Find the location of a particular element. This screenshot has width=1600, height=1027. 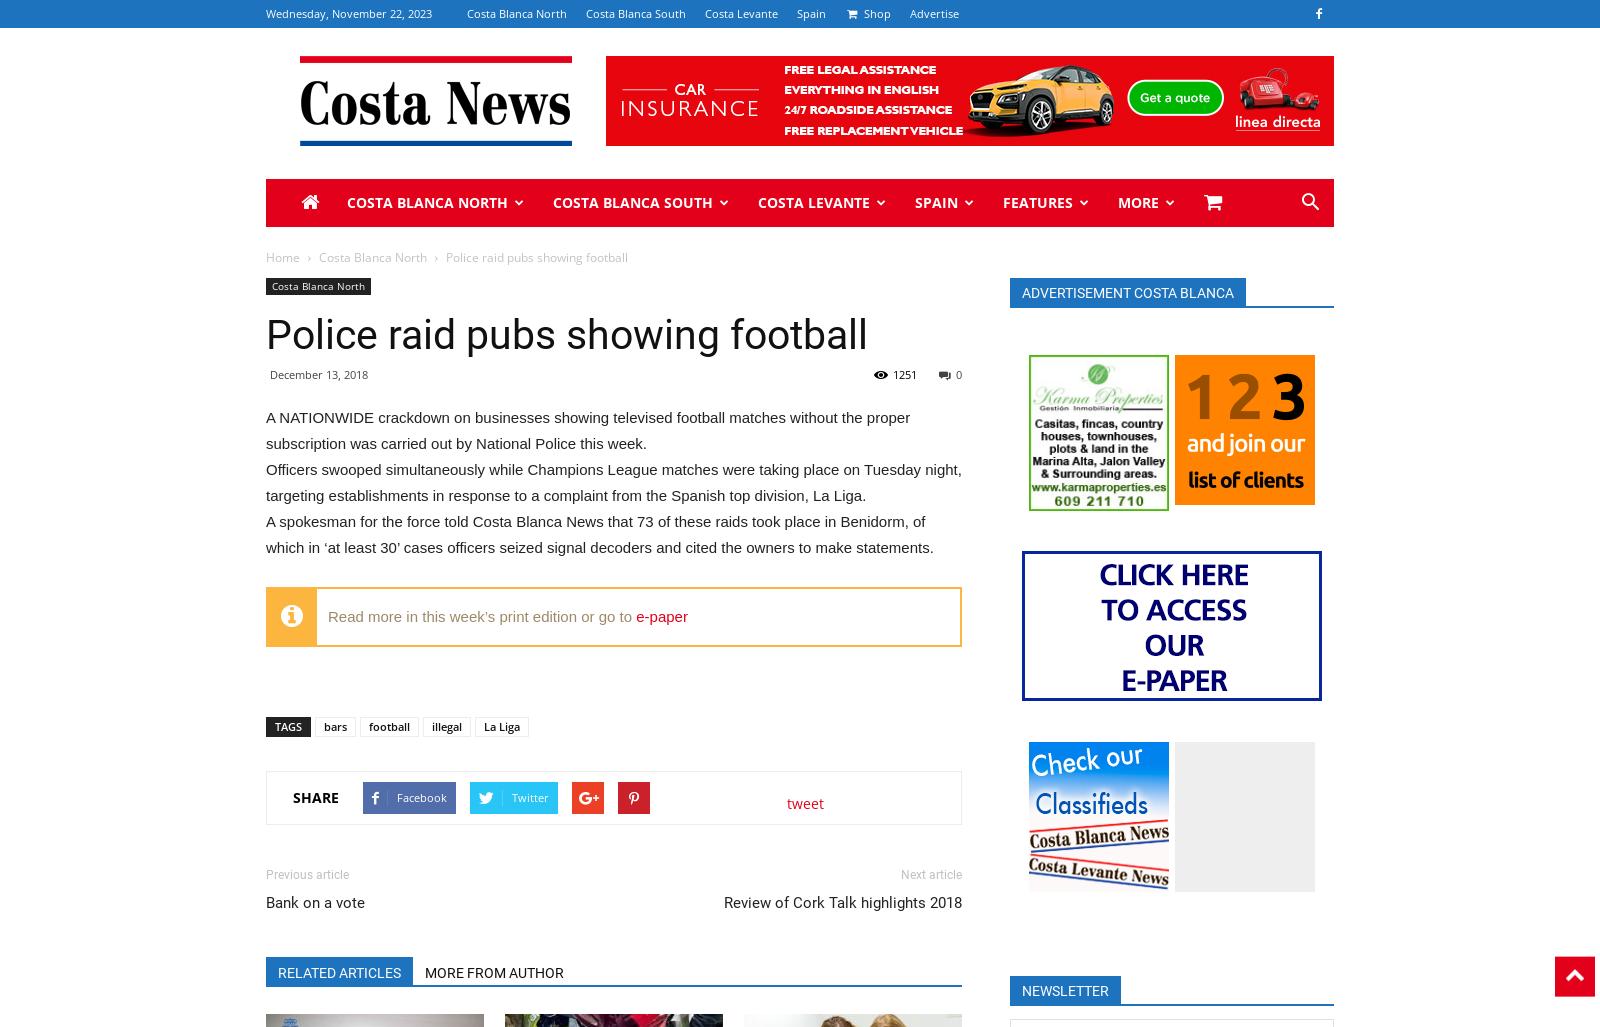

'ADVERTISEMENT COSTA BLANCA' is located at coordinates (1022, 292).